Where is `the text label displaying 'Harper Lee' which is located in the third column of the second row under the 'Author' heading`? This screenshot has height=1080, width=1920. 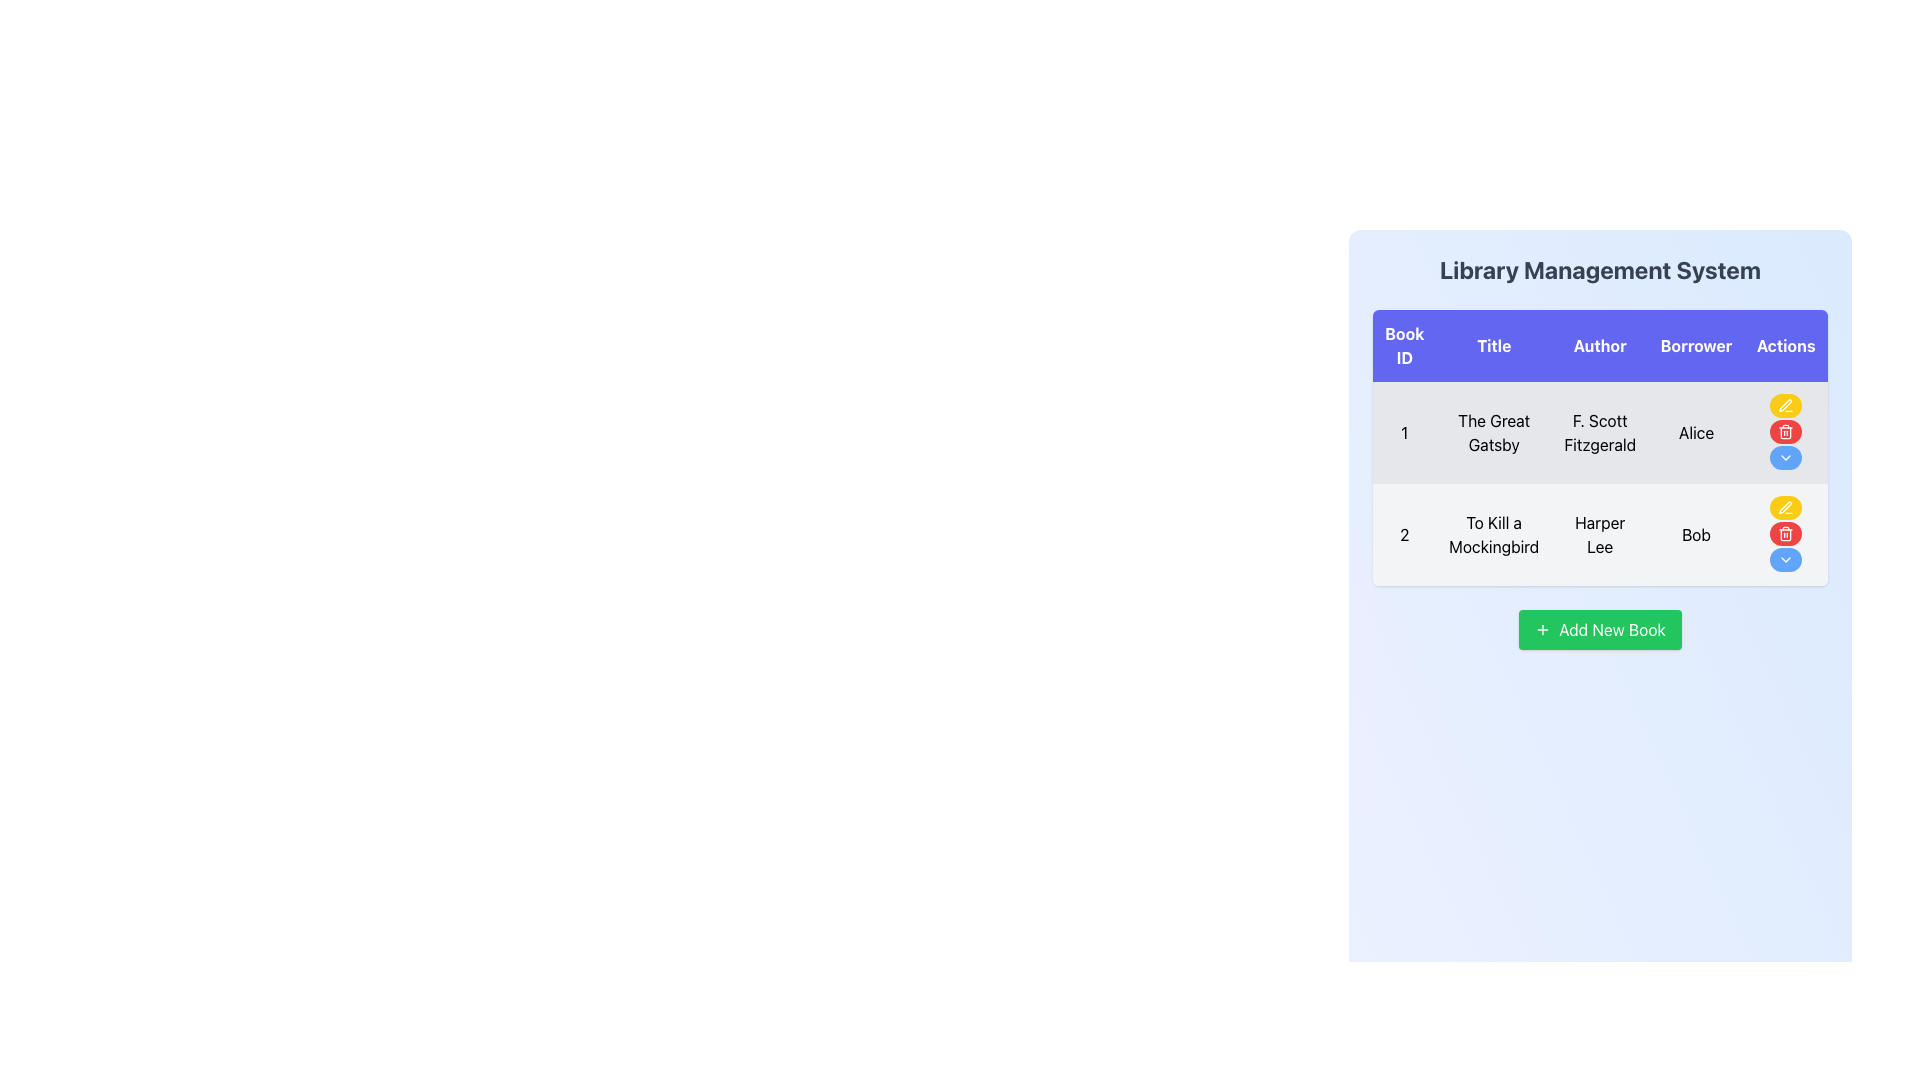 the text label displaying 'Harper Lee' which is located in the third column of the second row under the 'Author' heading is located at coordinates (1600, 534).